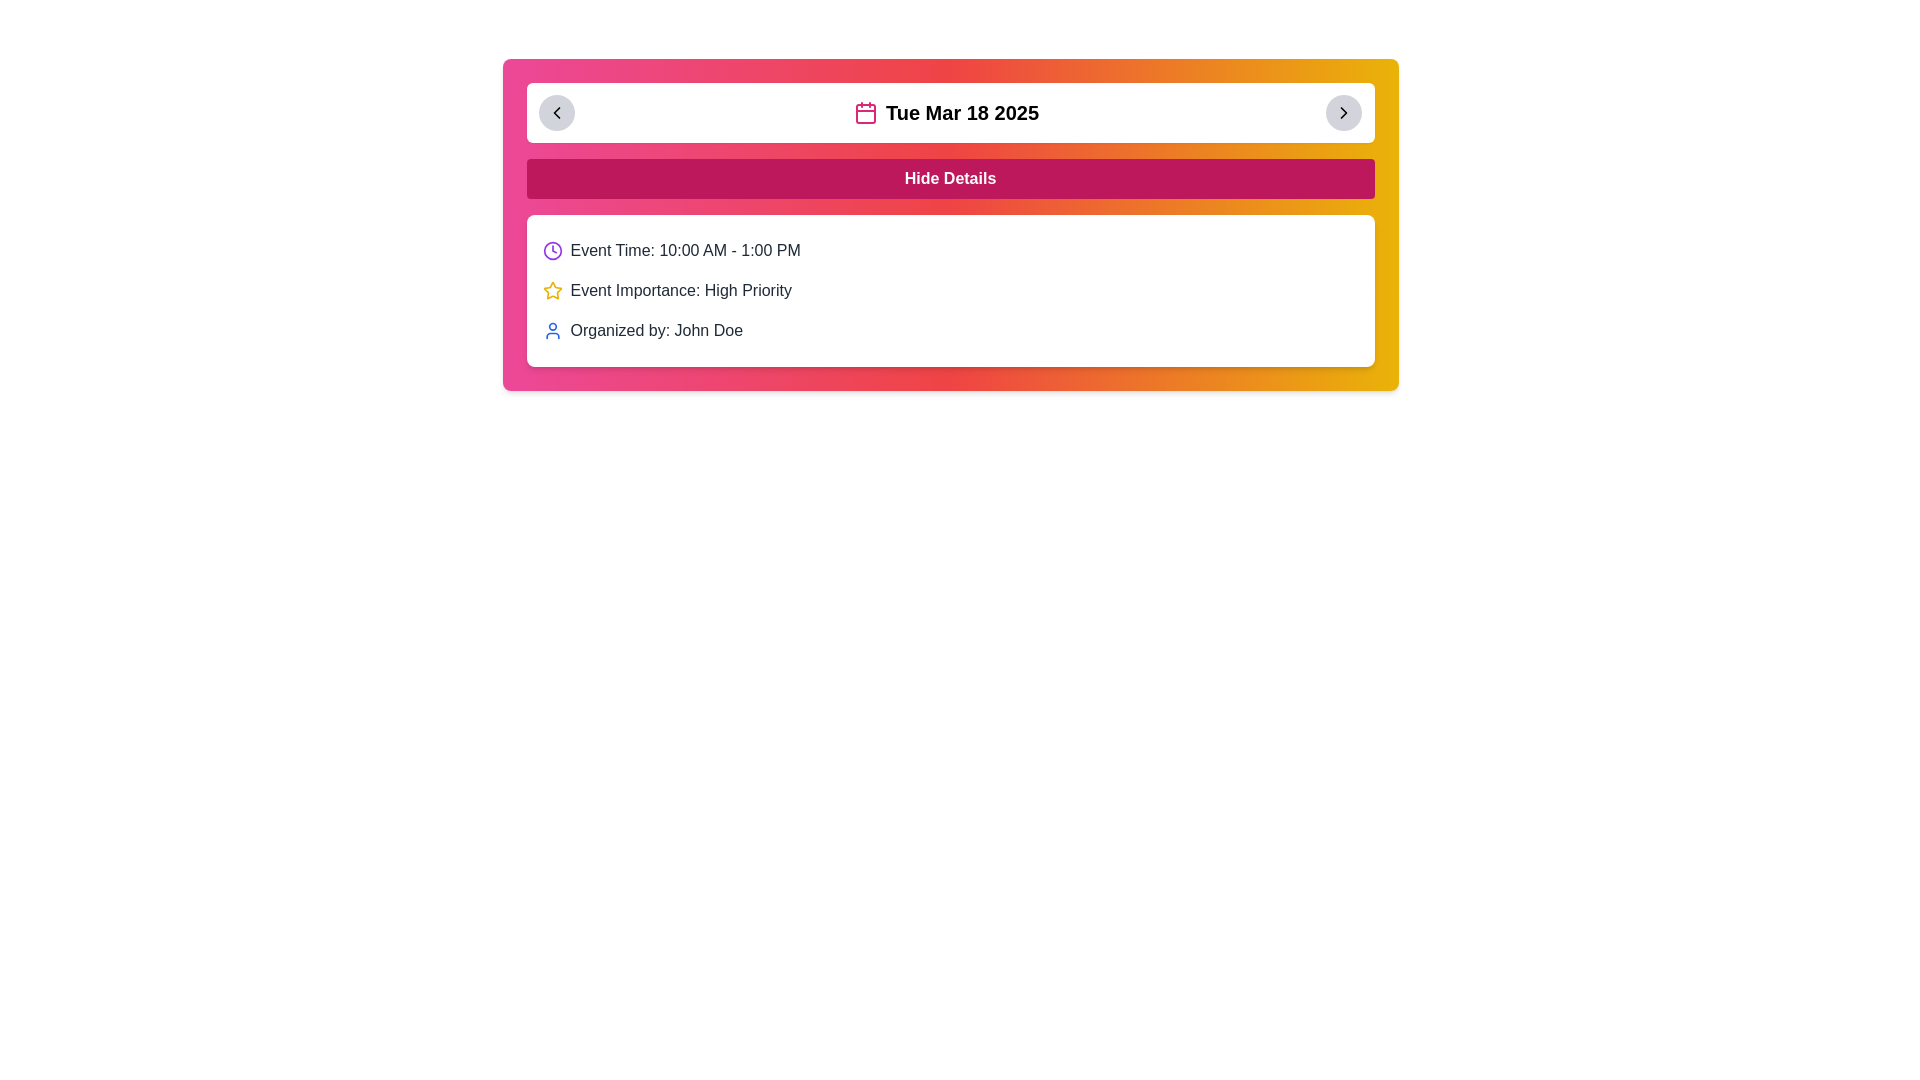 The width and height of the screenshot is (1920, 1080). Describe the element at coordinates (556, 112) in the screenshot. I see `the navigational control icon located within the circular button at the upper left corner of the calendar card header` at that location.